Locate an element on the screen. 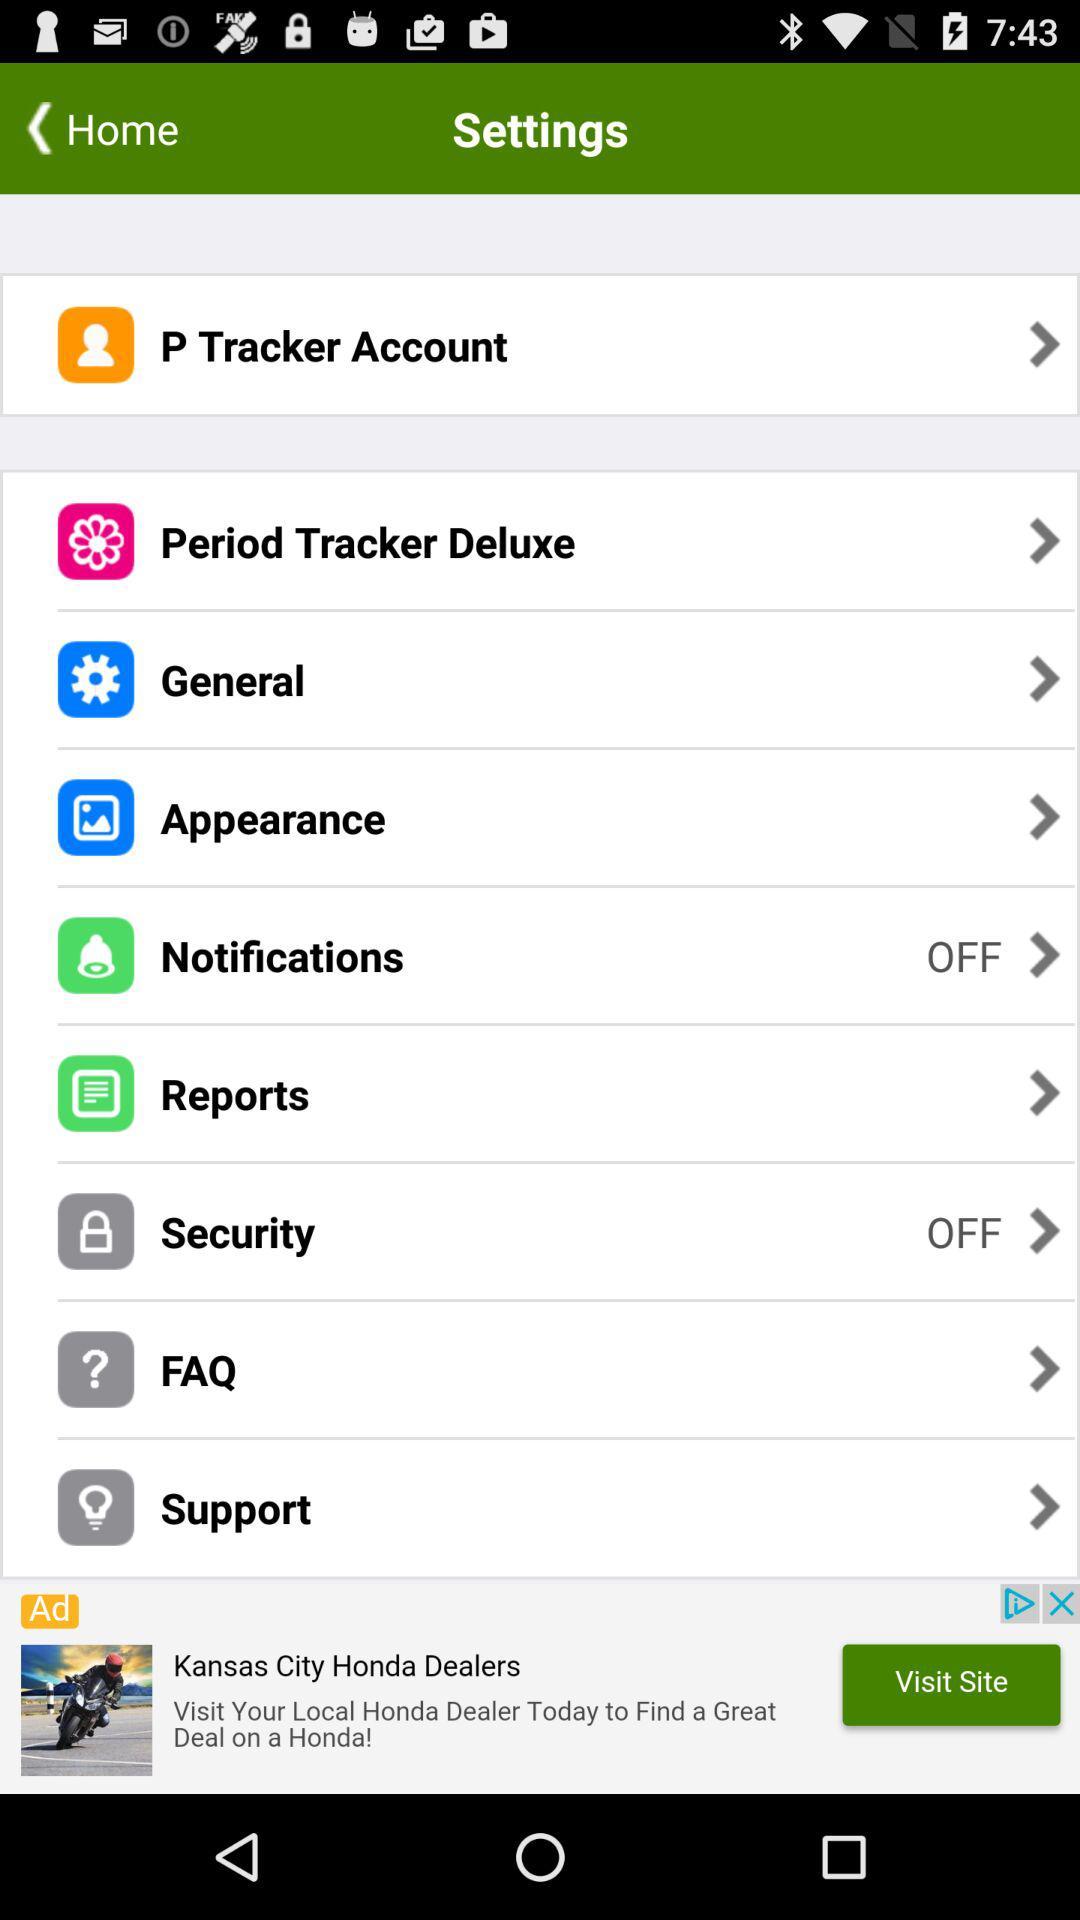 The width and height of the screenshot is (1080, 1920). site is located at coordinates (540, 1688).